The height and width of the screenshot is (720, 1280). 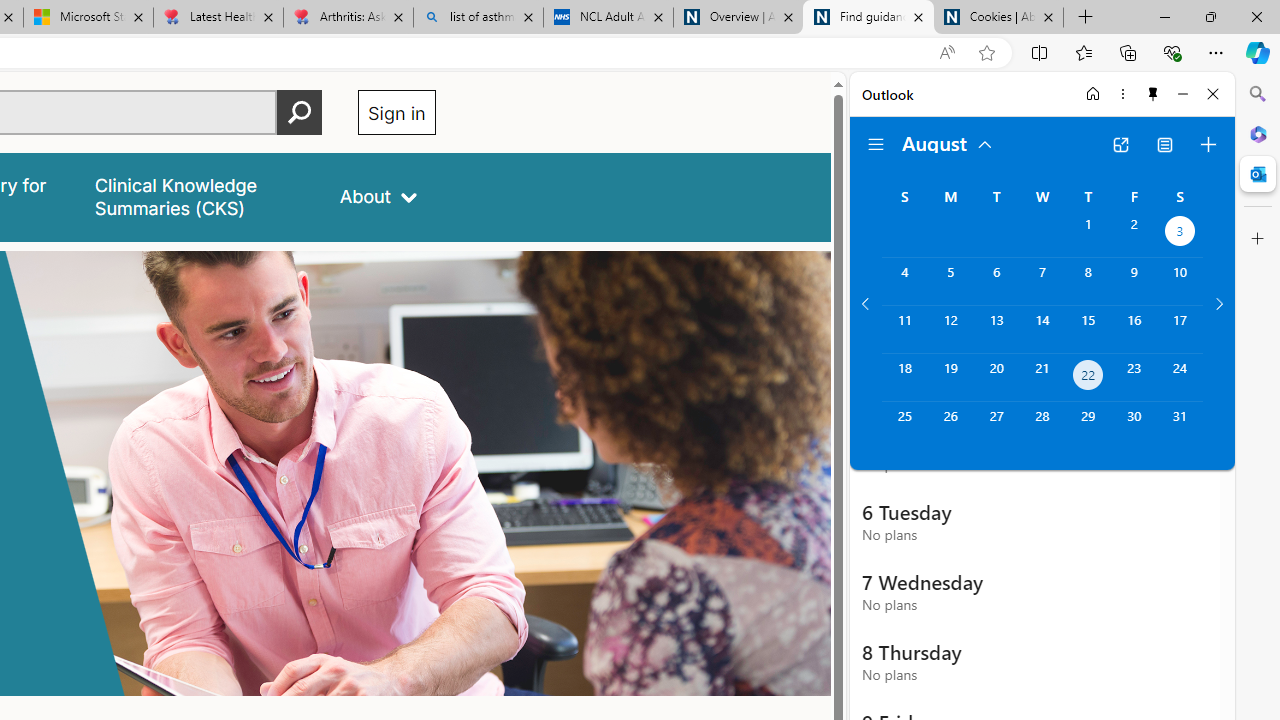 I want to click on 'Friday, August 9, 2024. ', so click(x=1134, y=281).